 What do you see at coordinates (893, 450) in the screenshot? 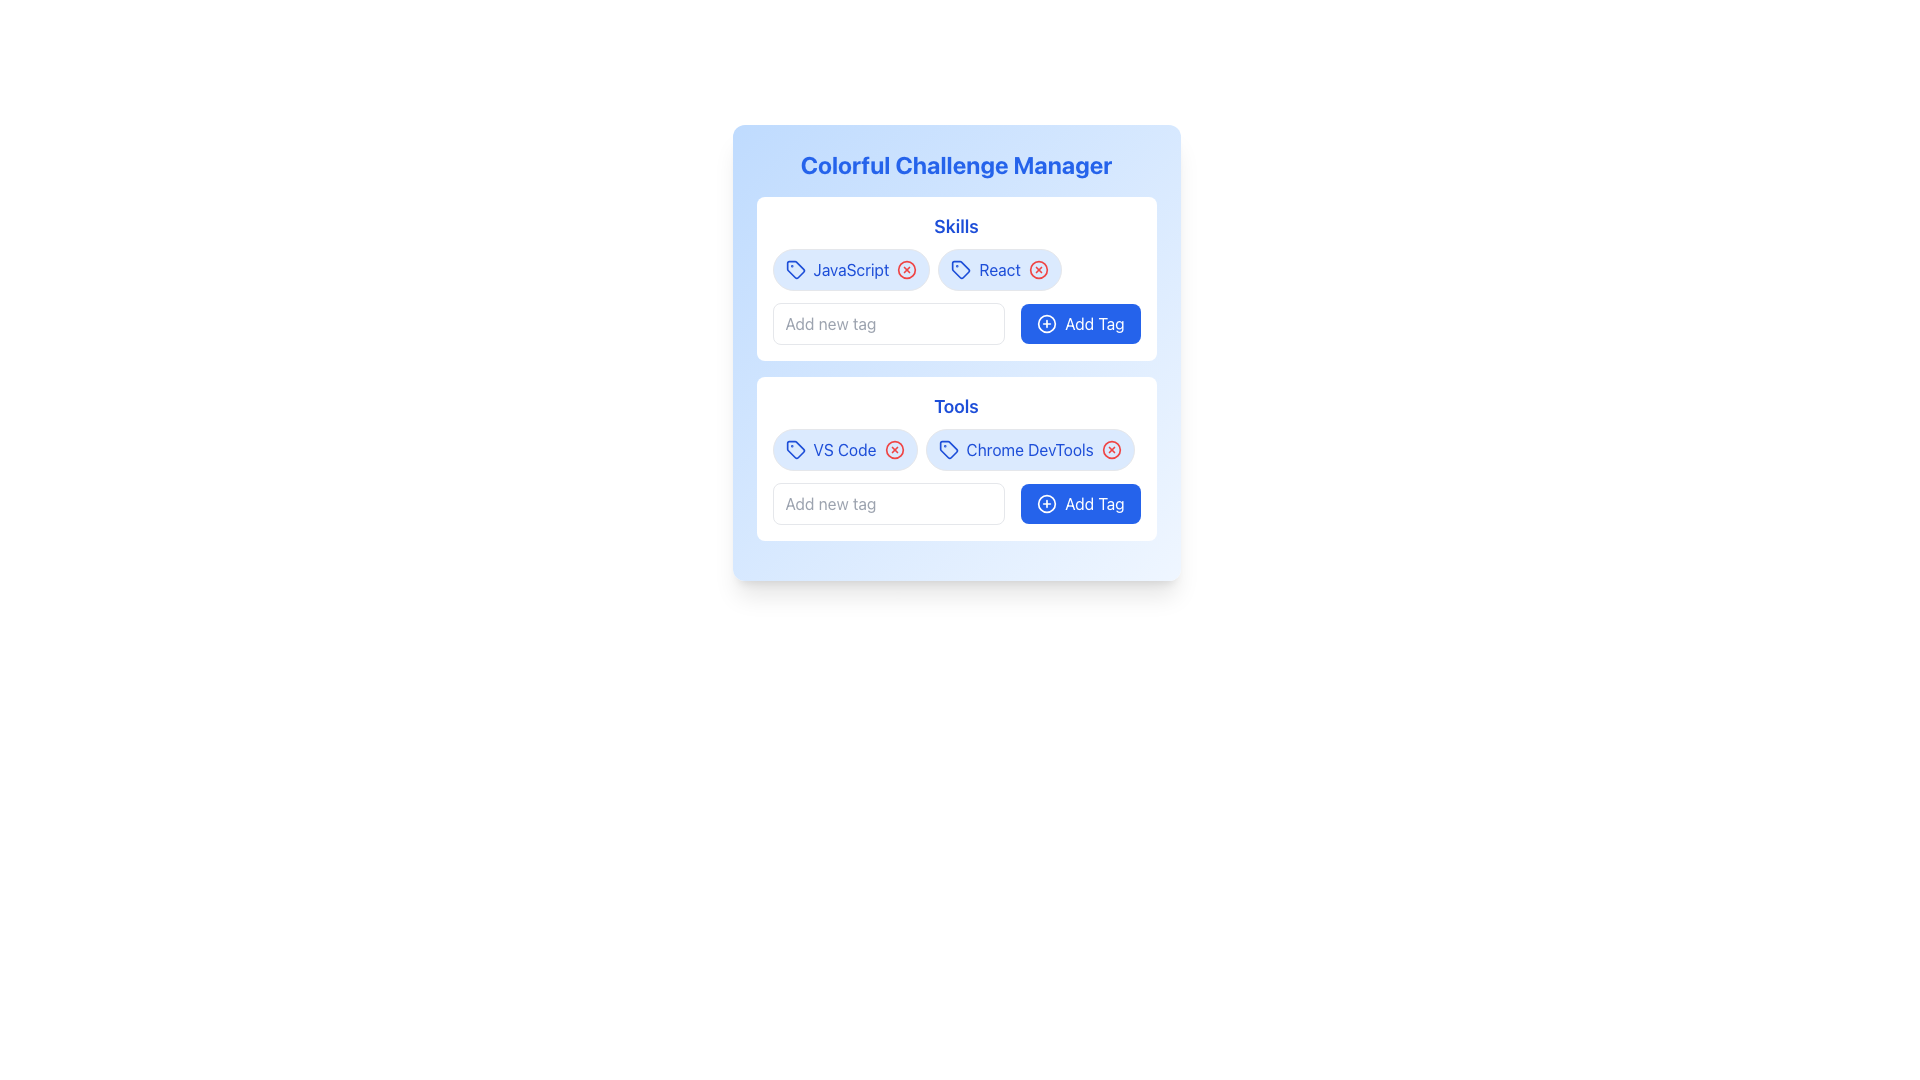
I see `the circular delete icon with a hollow center and a cross mark in the middle, which is part of the tag component for 'VS Code' under 'Tools'` at bounding box center [893, 450].